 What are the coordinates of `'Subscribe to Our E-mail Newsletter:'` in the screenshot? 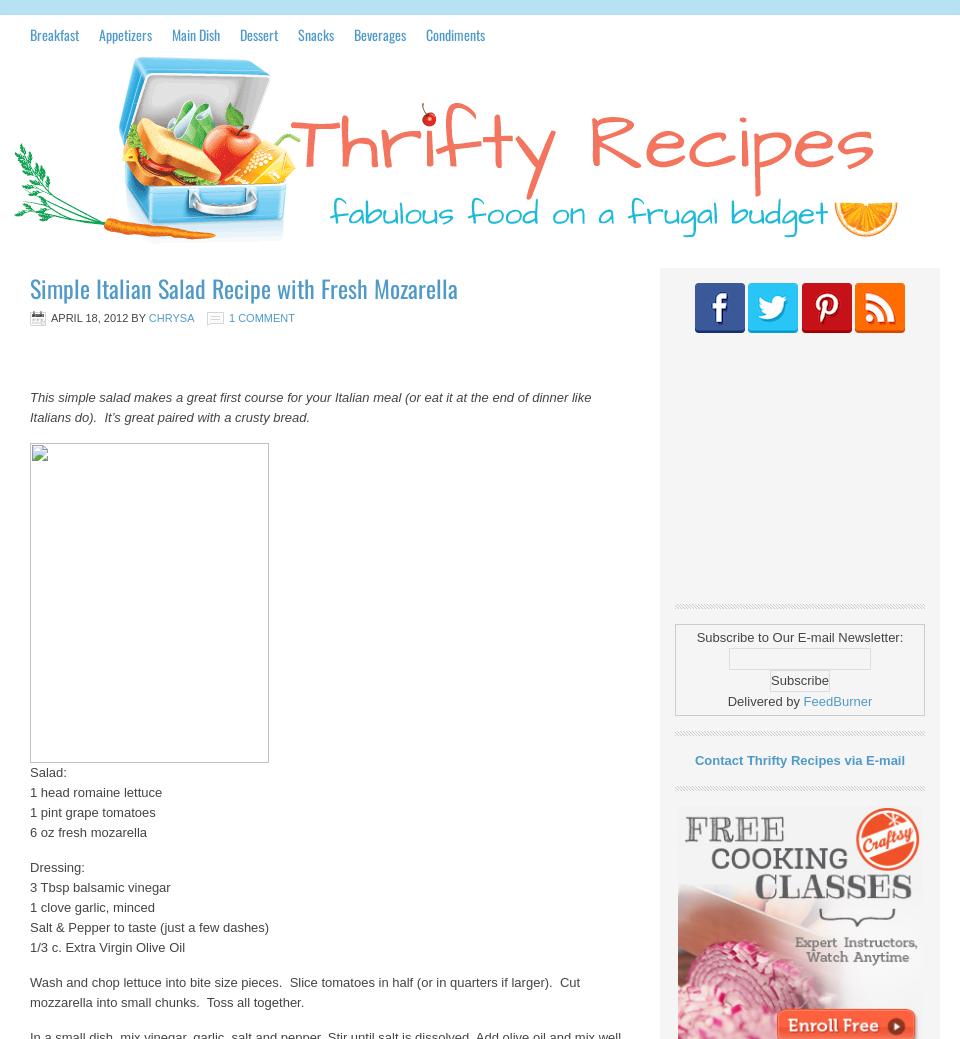 It's located at (696, 637).